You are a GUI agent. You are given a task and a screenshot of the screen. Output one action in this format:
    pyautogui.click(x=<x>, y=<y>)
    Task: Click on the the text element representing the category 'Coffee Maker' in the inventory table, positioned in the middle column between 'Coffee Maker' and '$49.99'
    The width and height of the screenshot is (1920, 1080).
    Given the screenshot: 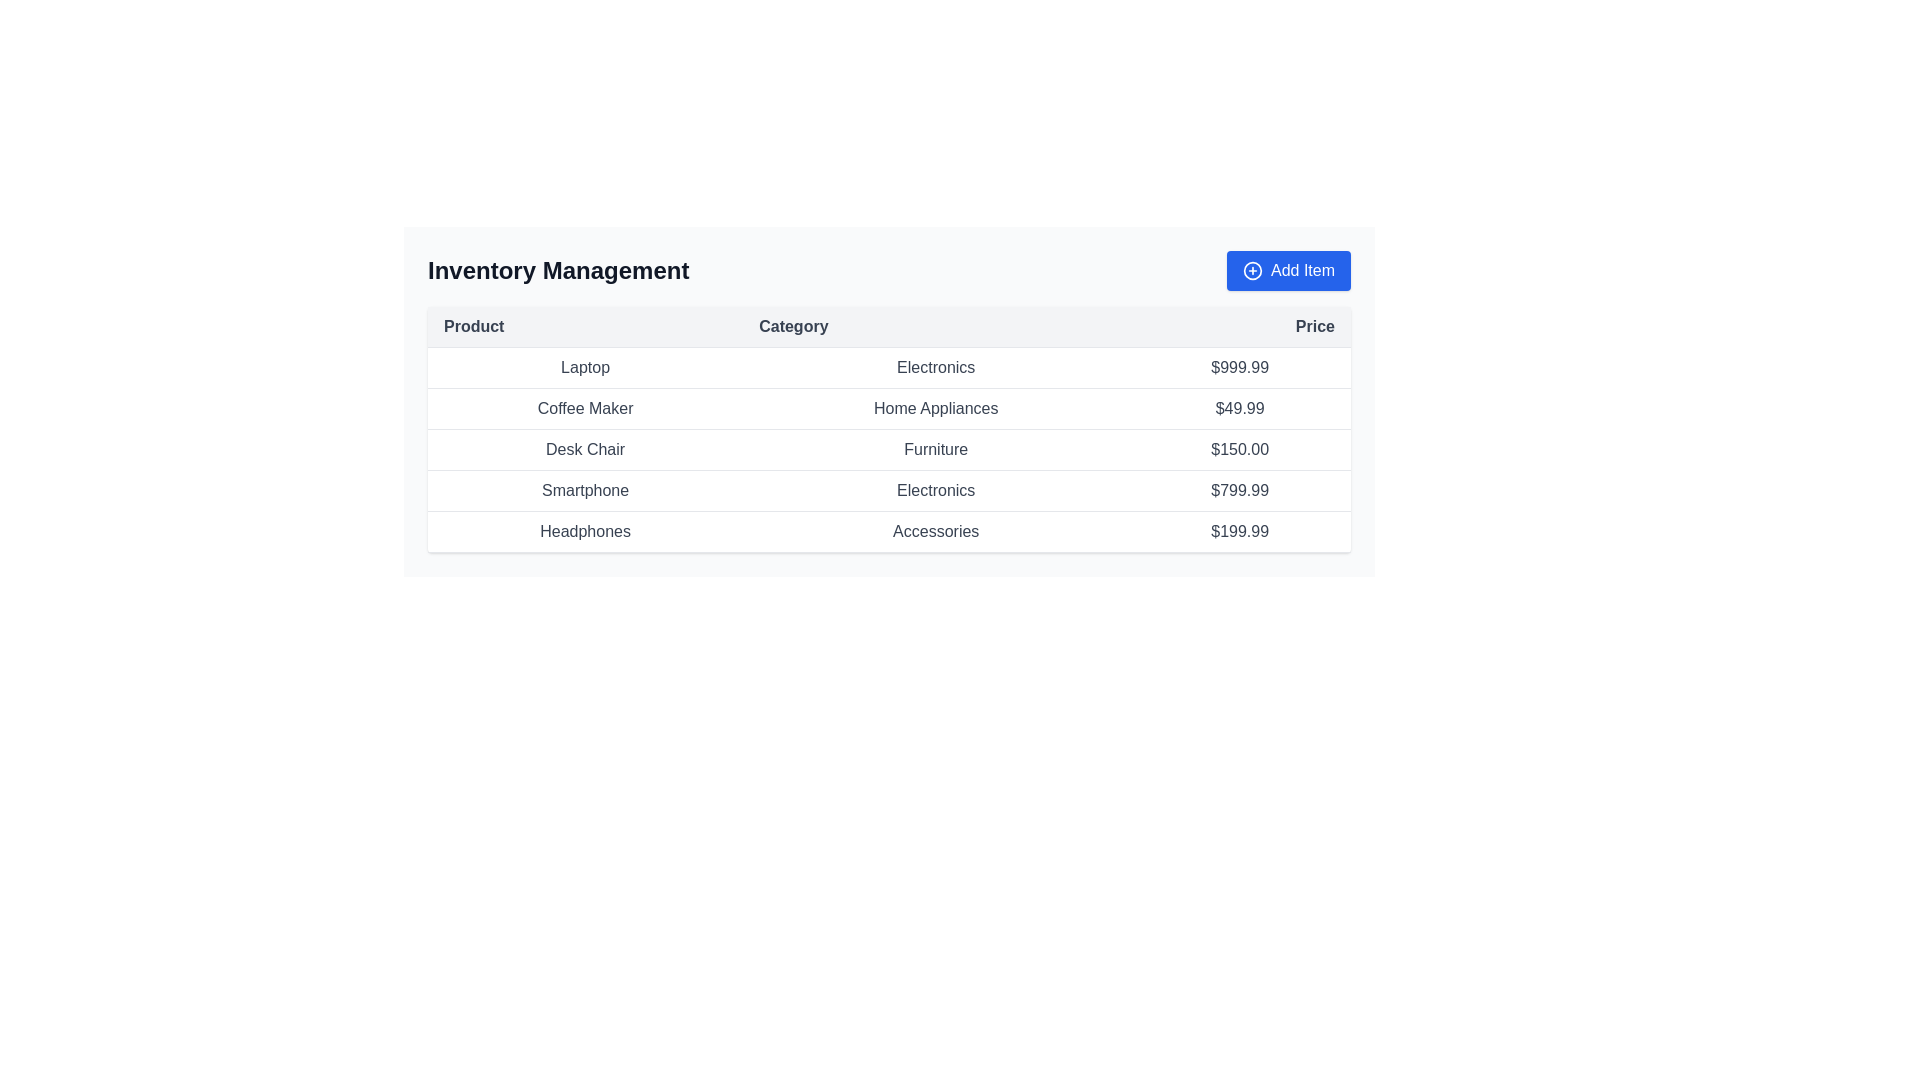 What is the action you would take?
    pyautogui.click(x=935, y=407)
    